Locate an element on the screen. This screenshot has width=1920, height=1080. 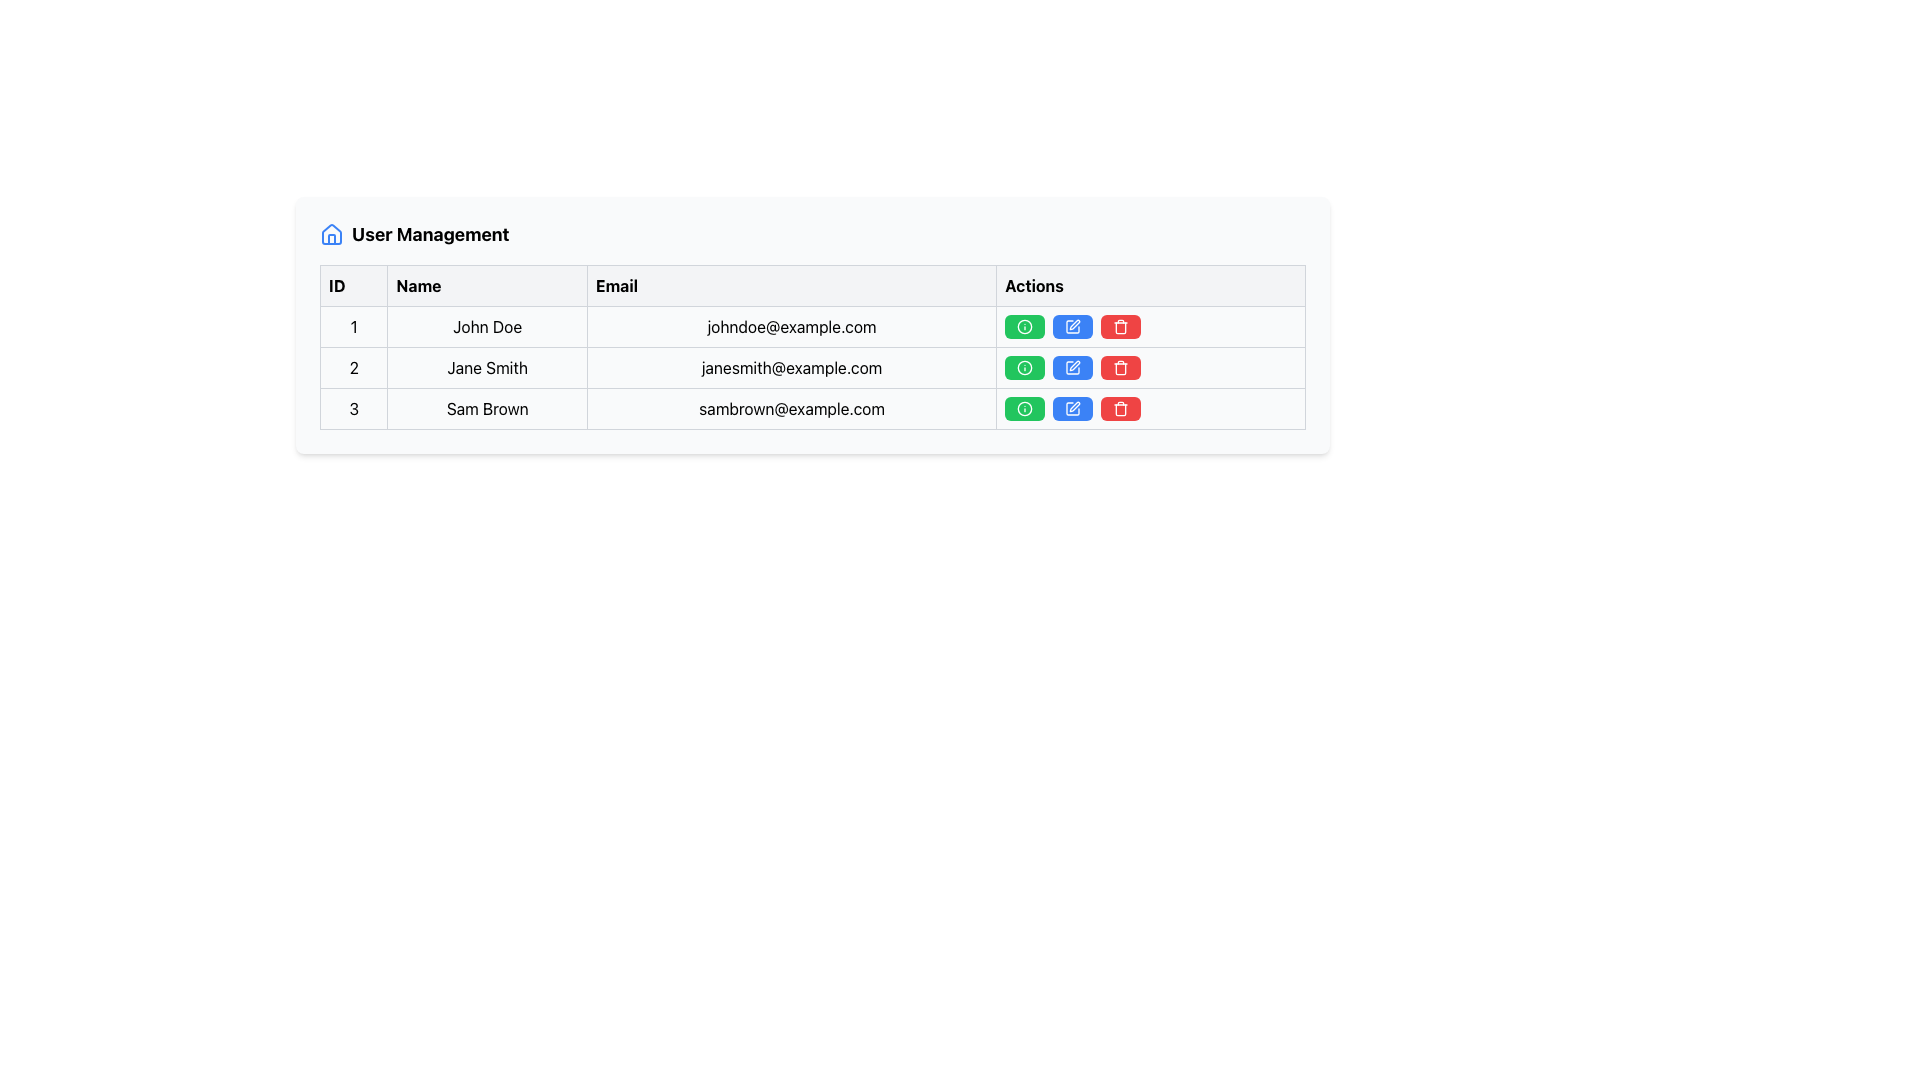
the first row in the table containing user data, which includes the number '1', the name 'John Doe', the email 'johndoe@example.com', and three action buttons, by clicking on it is located at coordinates (812, 326).